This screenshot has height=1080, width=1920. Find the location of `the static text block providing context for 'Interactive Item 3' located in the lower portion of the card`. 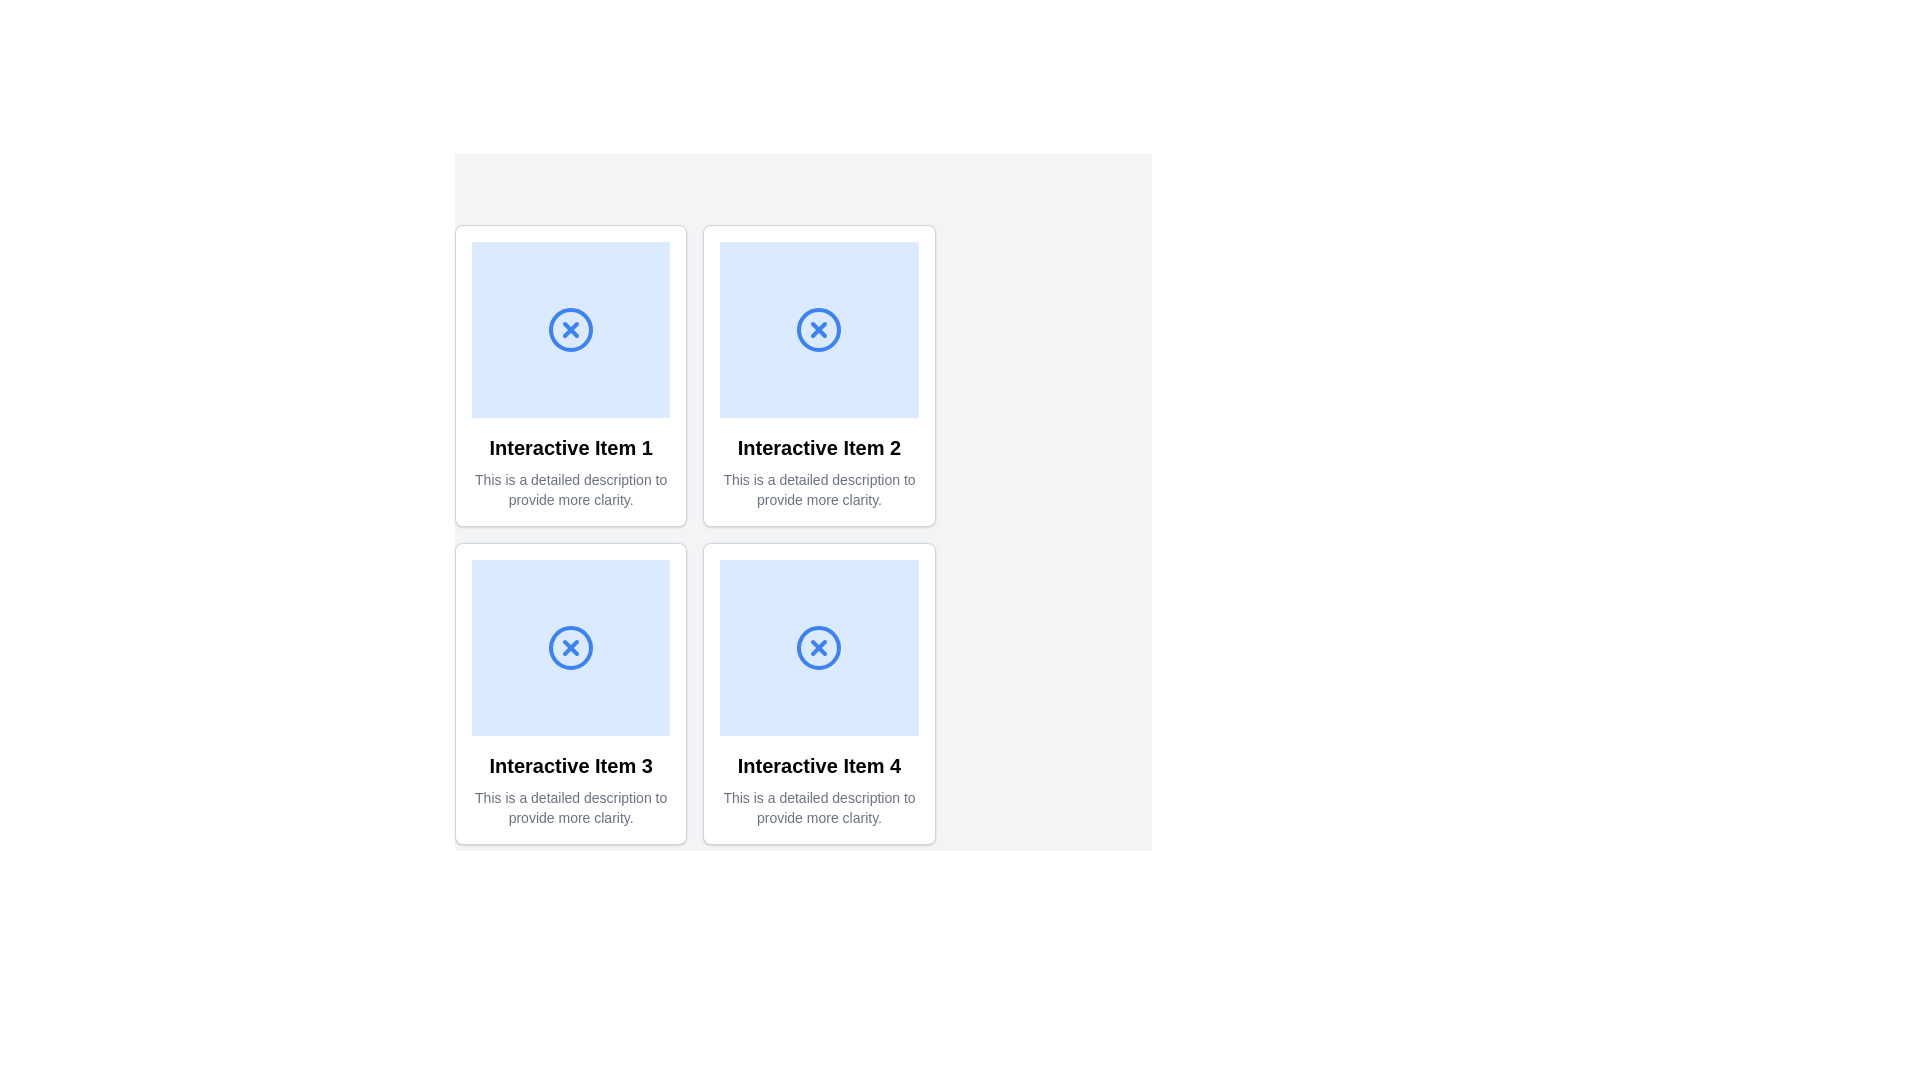

the static text block providing context for 'Interactive Item 3' located in the lower portion of the card is located at coordinates (570, 806).